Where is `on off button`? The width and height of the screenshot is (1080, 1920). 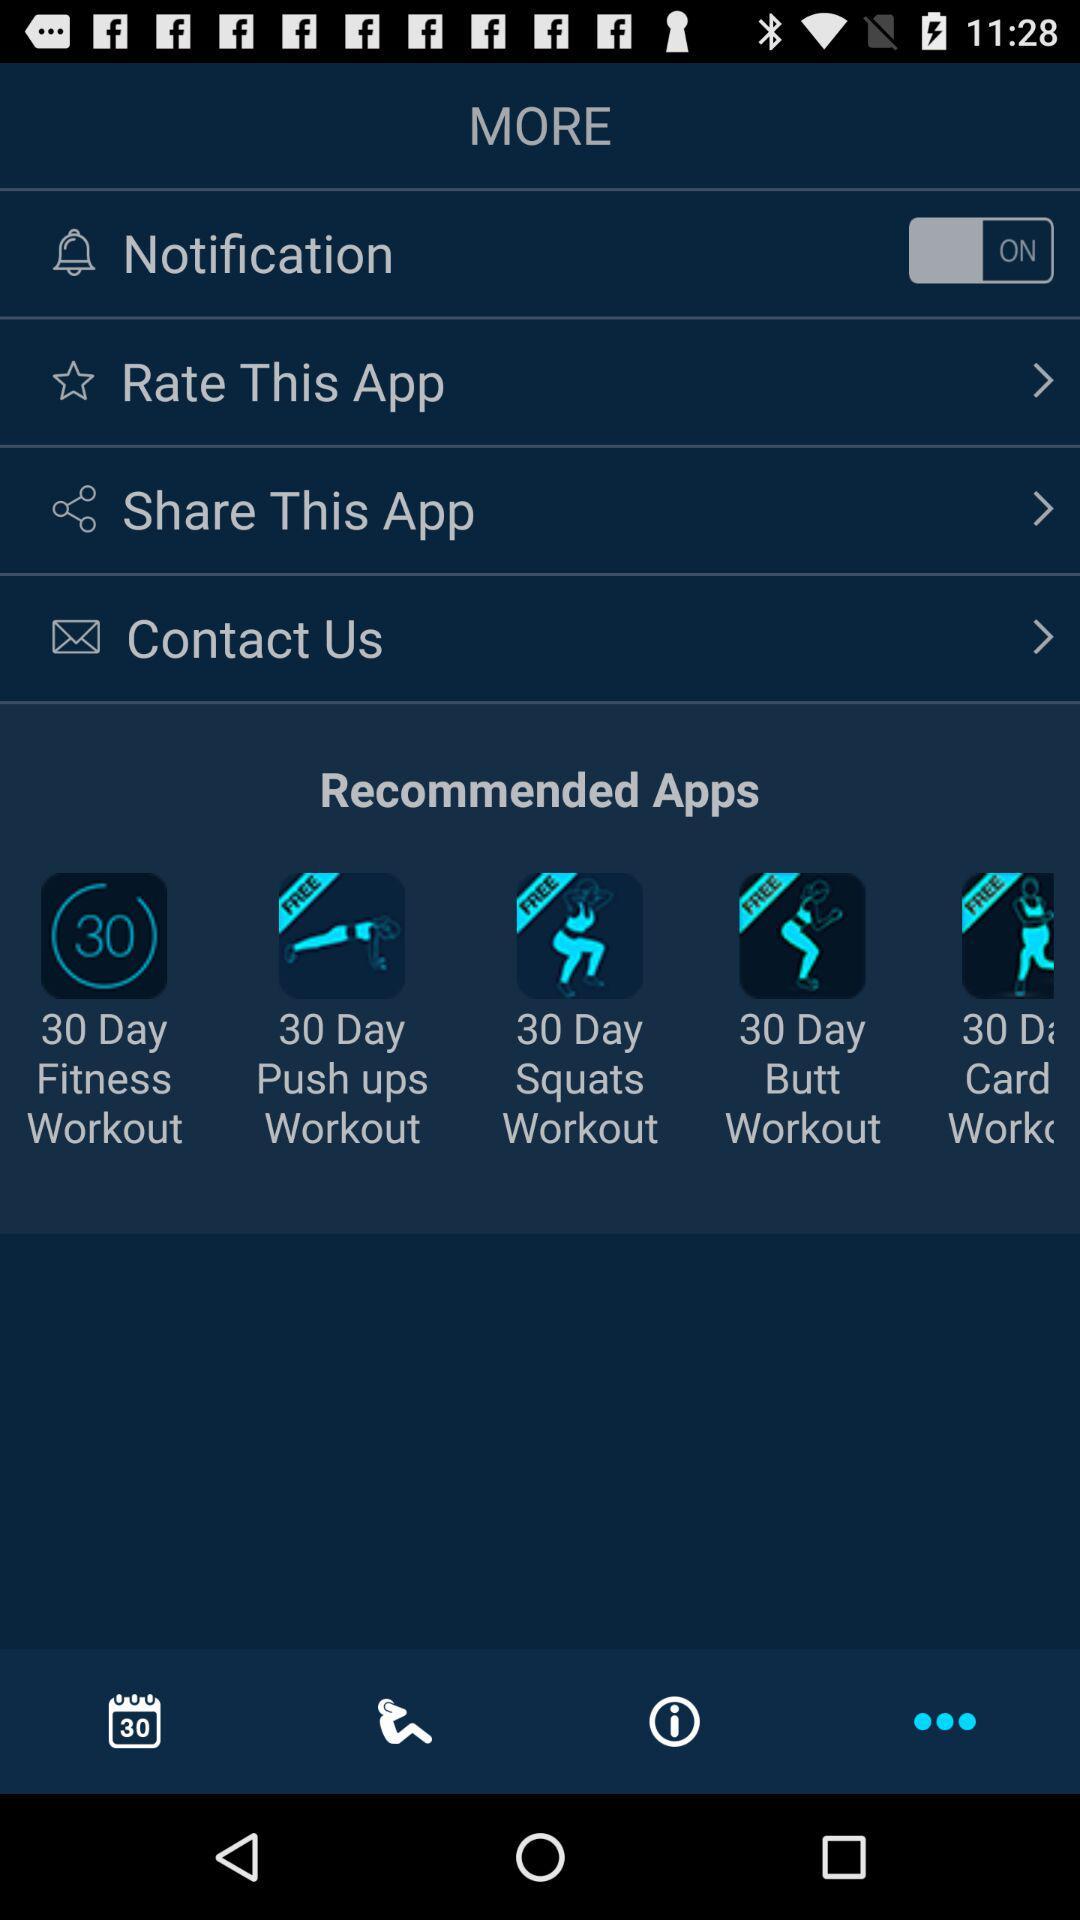 on off button is located at coordinates (980, 249).